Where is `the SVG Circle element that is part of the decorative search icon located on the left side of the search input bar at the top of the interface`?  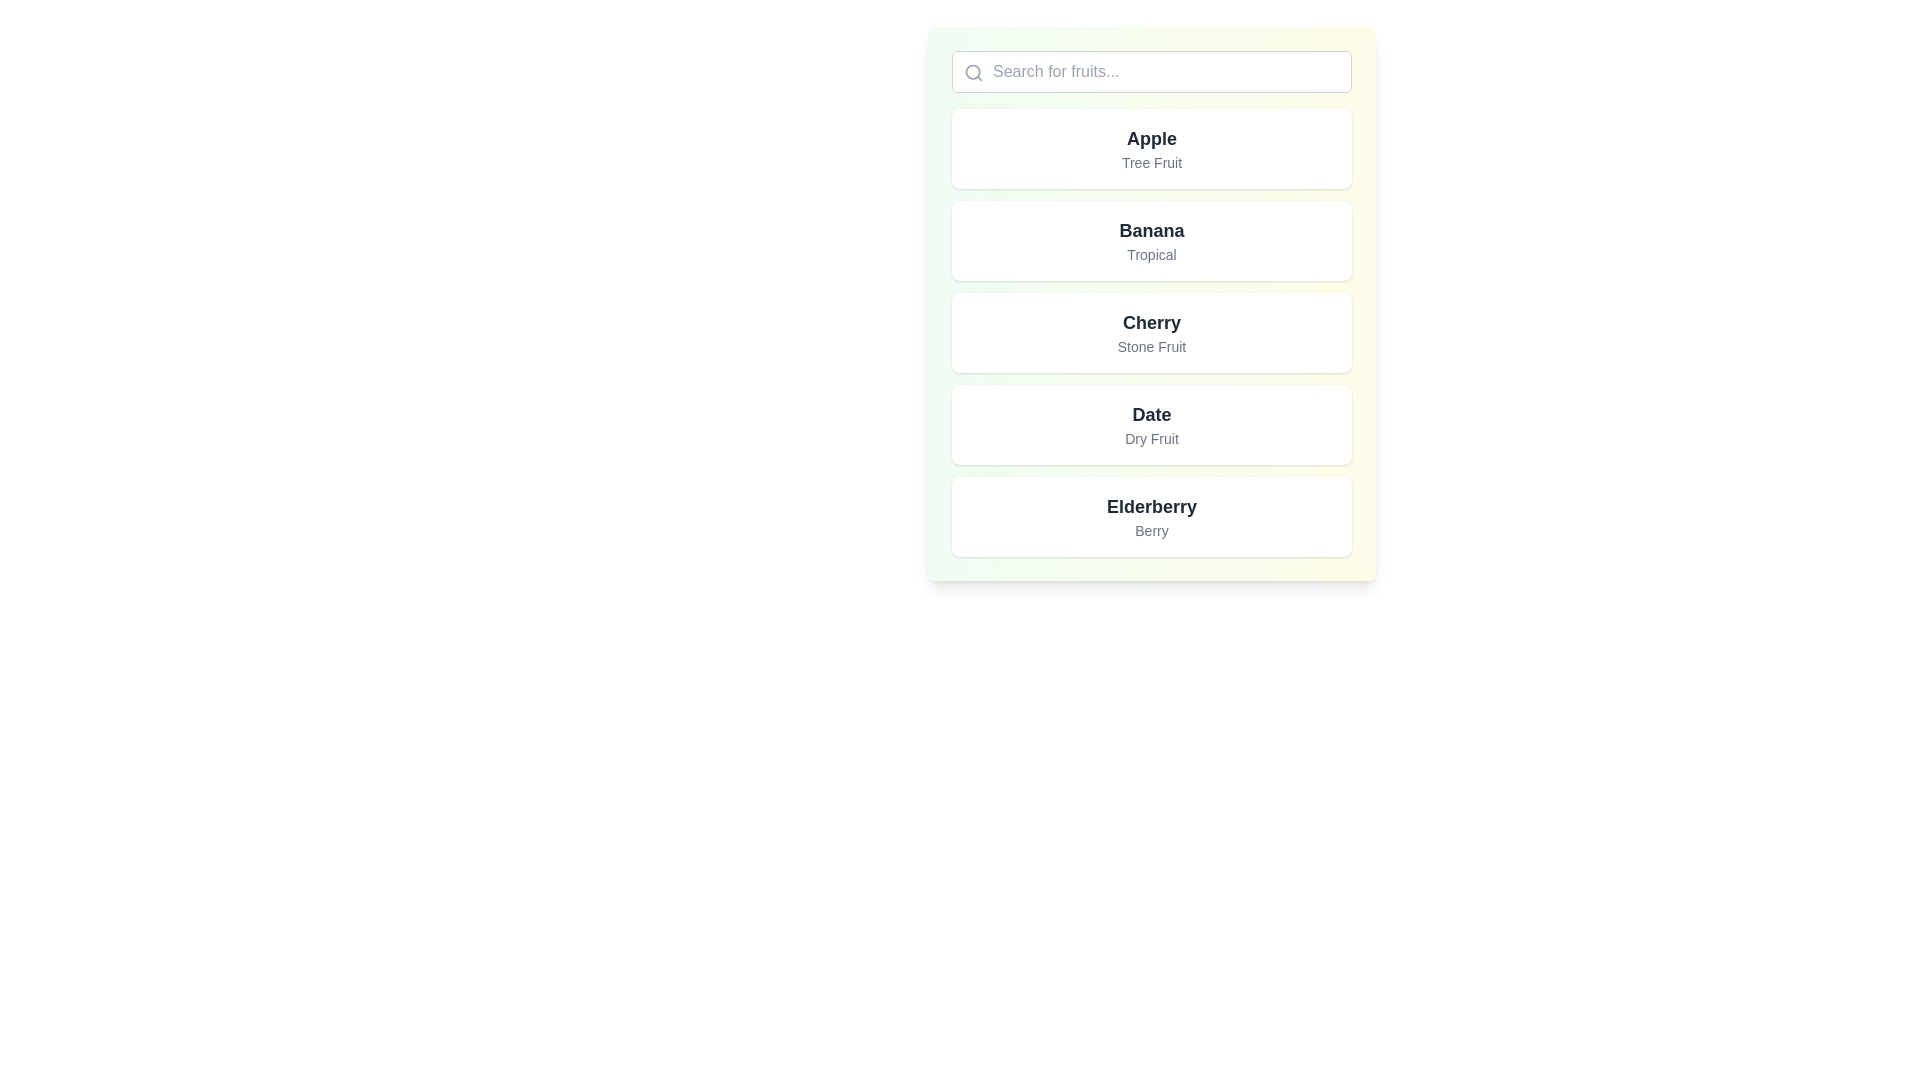 the SVG Circle element that is part of the decorative search icon located on the left side of the search input bar at the top of the interface is located at coordinates (973, 71).